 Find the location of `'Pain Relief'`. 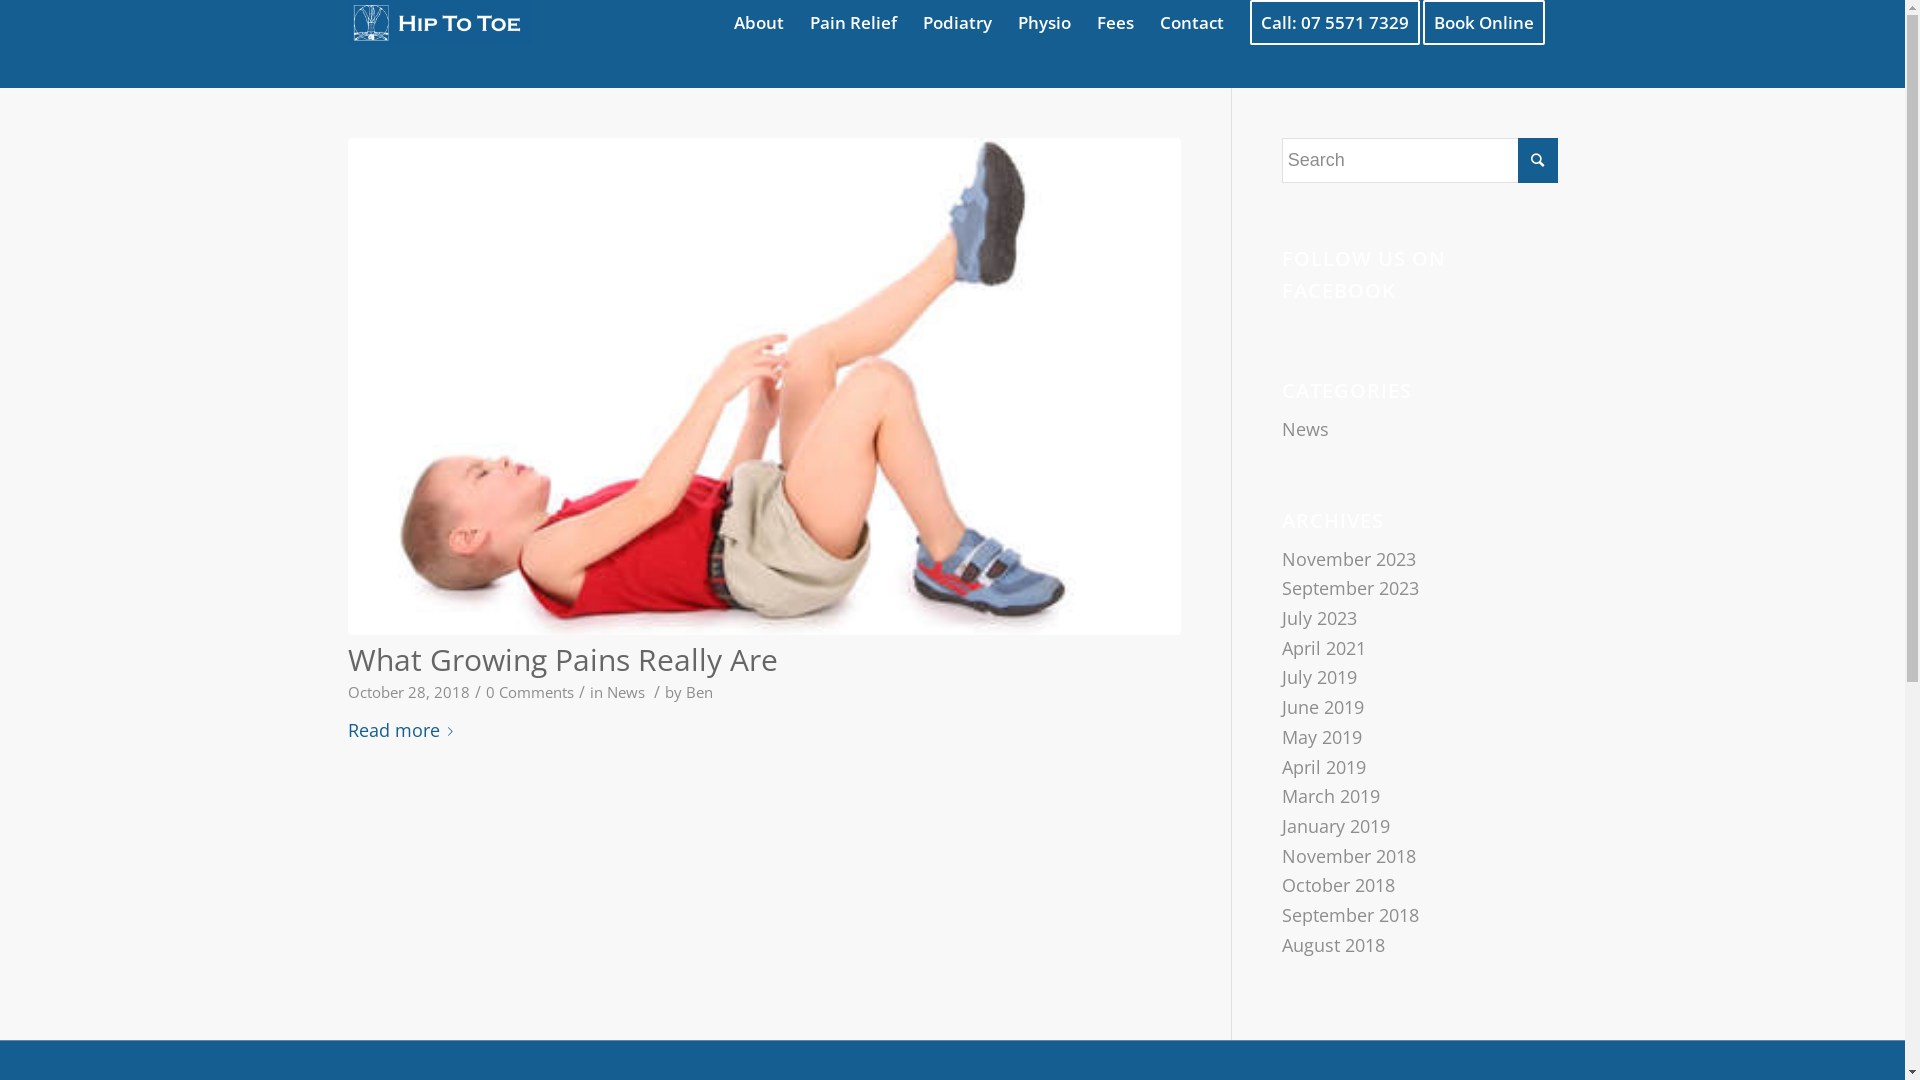

'Pain Relief' is located at coordinates (852, 22).